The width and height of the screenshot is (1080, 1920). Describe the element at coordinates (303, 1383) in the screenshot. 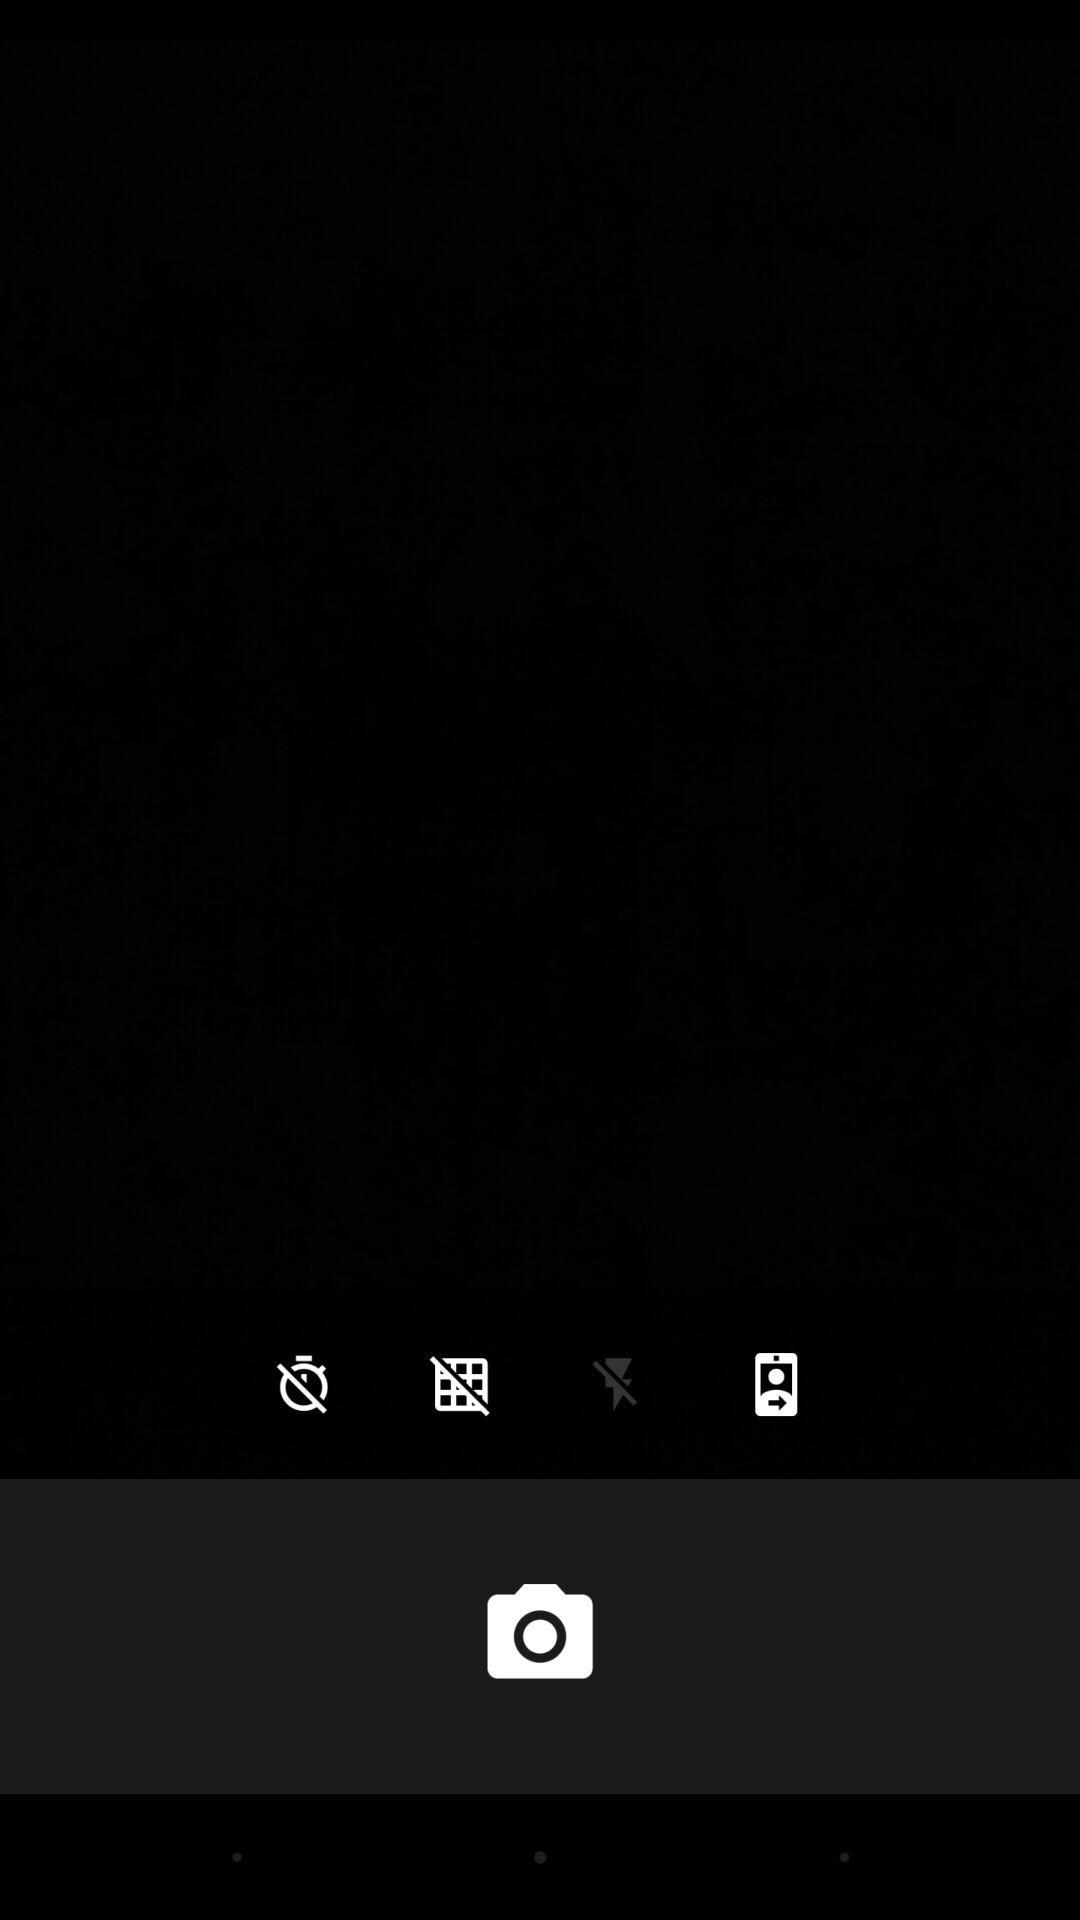

I see `the time icon` at that location.